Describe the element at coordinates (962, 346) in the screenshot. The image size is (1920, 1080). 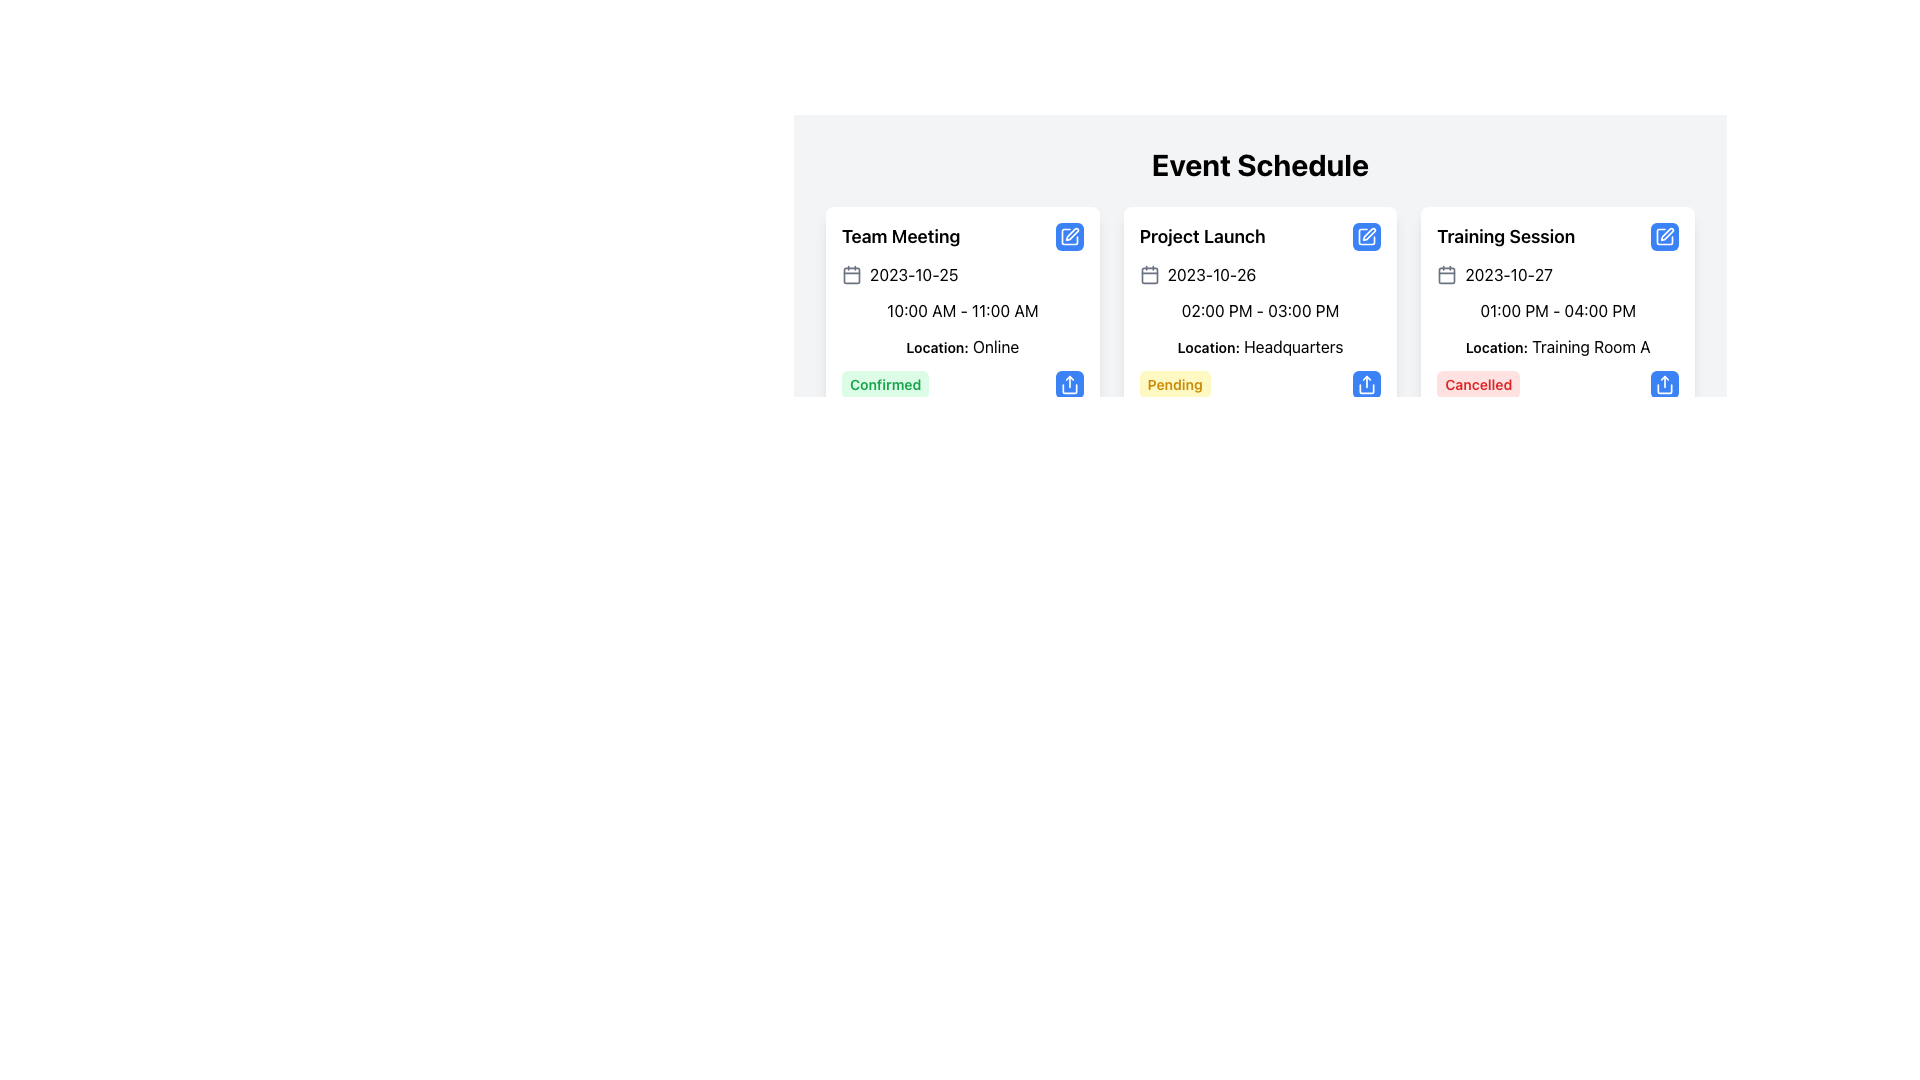
I see `the Text Label element displaying 'Location: Online' that is located in the 'Team Meeting' section, positioned beneath '10:00 AM - 11:00 AM' and above 'Confirmed'` at that location.